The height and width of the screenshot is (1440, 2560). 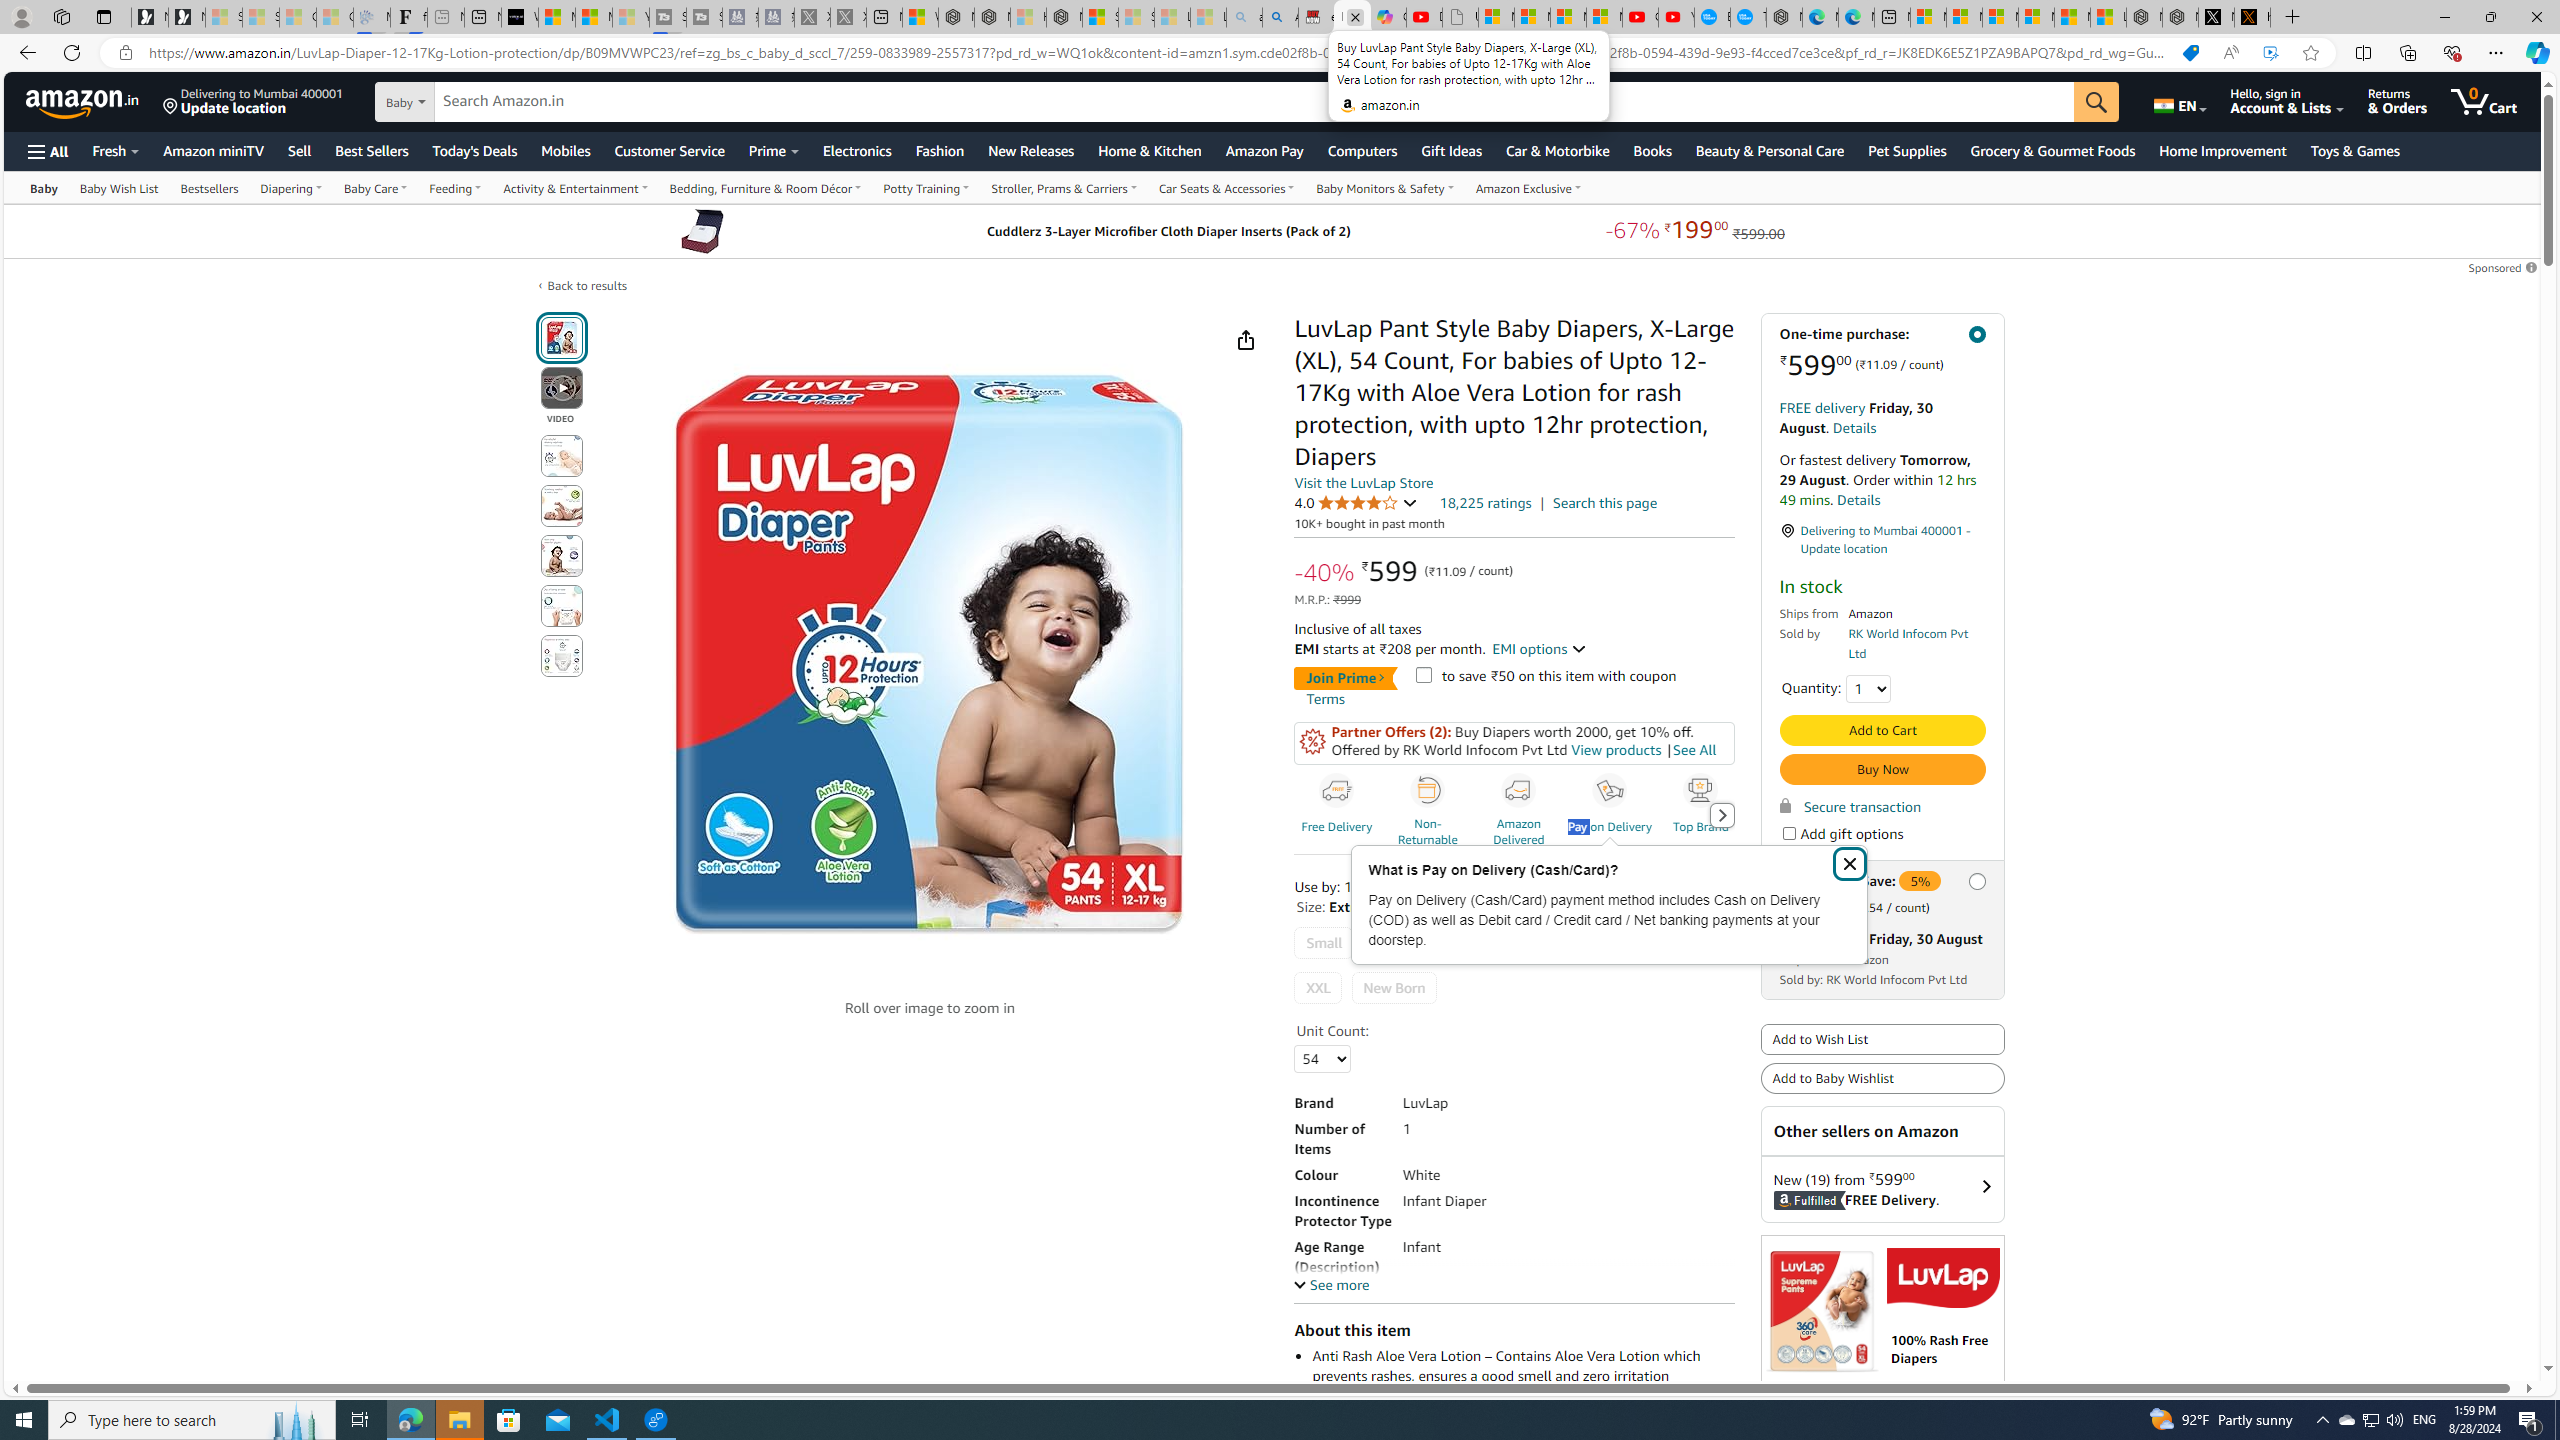 I want to click on 'Newsletter Sign Up', so click(x=186, y=16).